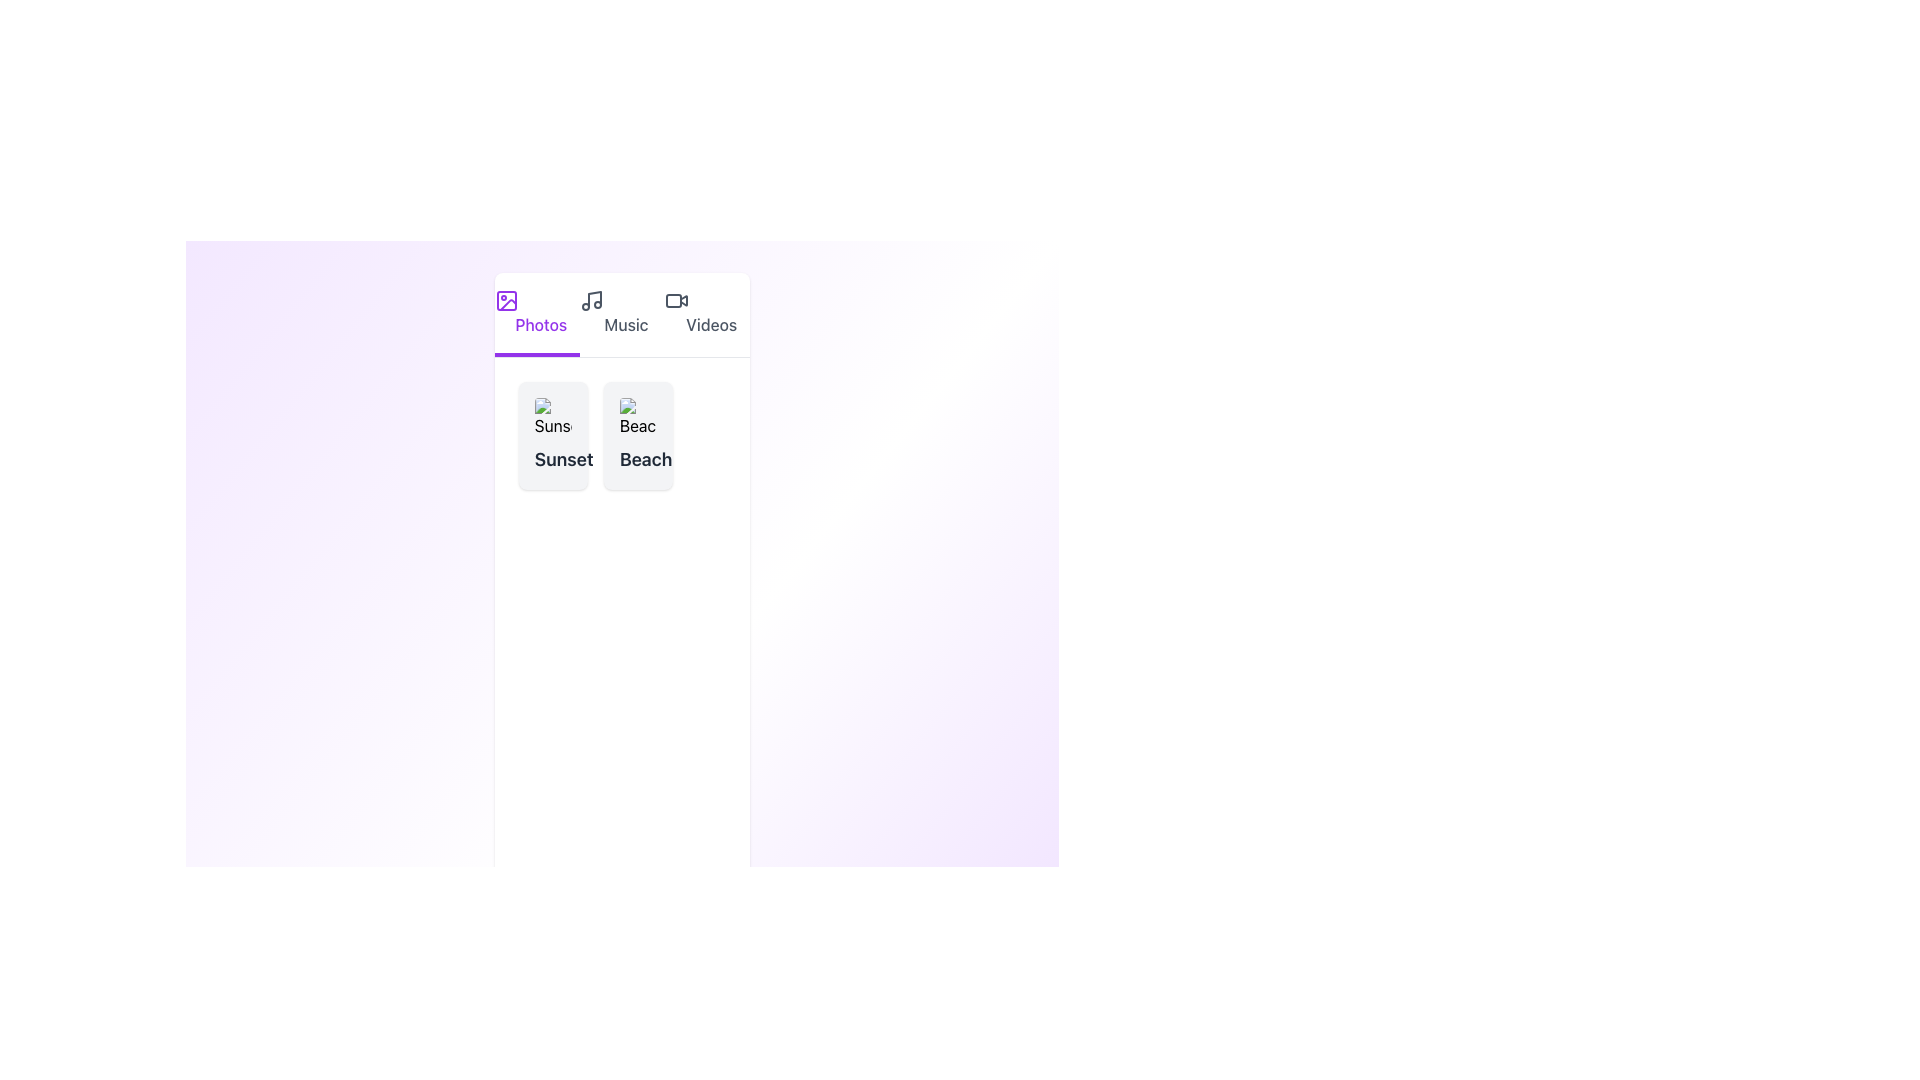  What do you see at coordinates (621, 315) in the screenshot?
I see `the 'Music' button in the horizontal navigation menu` at bounding box center [621, 315].